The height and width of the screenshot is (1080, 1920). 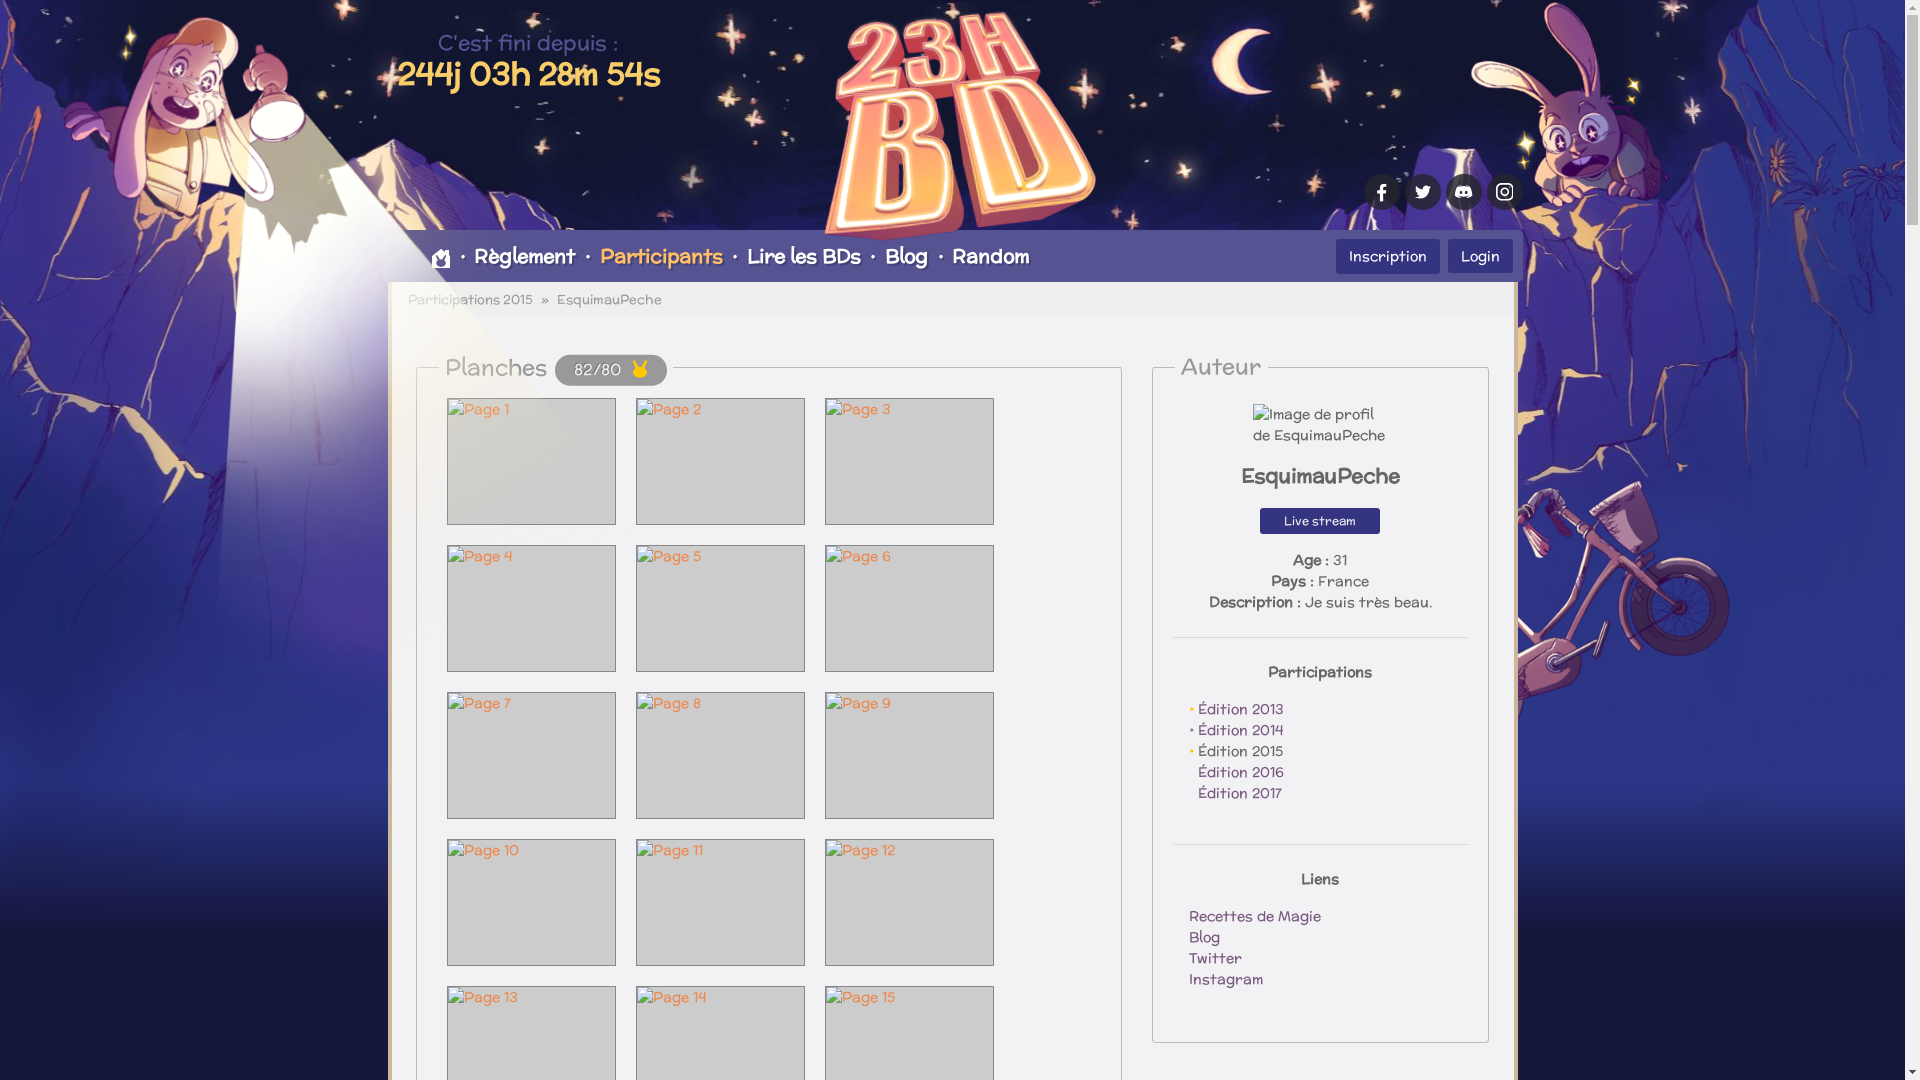 What do you see at coordinates (1252, 915) in the screenshot?
I see `'Recettes de Magie'` at bounding box center [1252, 915].